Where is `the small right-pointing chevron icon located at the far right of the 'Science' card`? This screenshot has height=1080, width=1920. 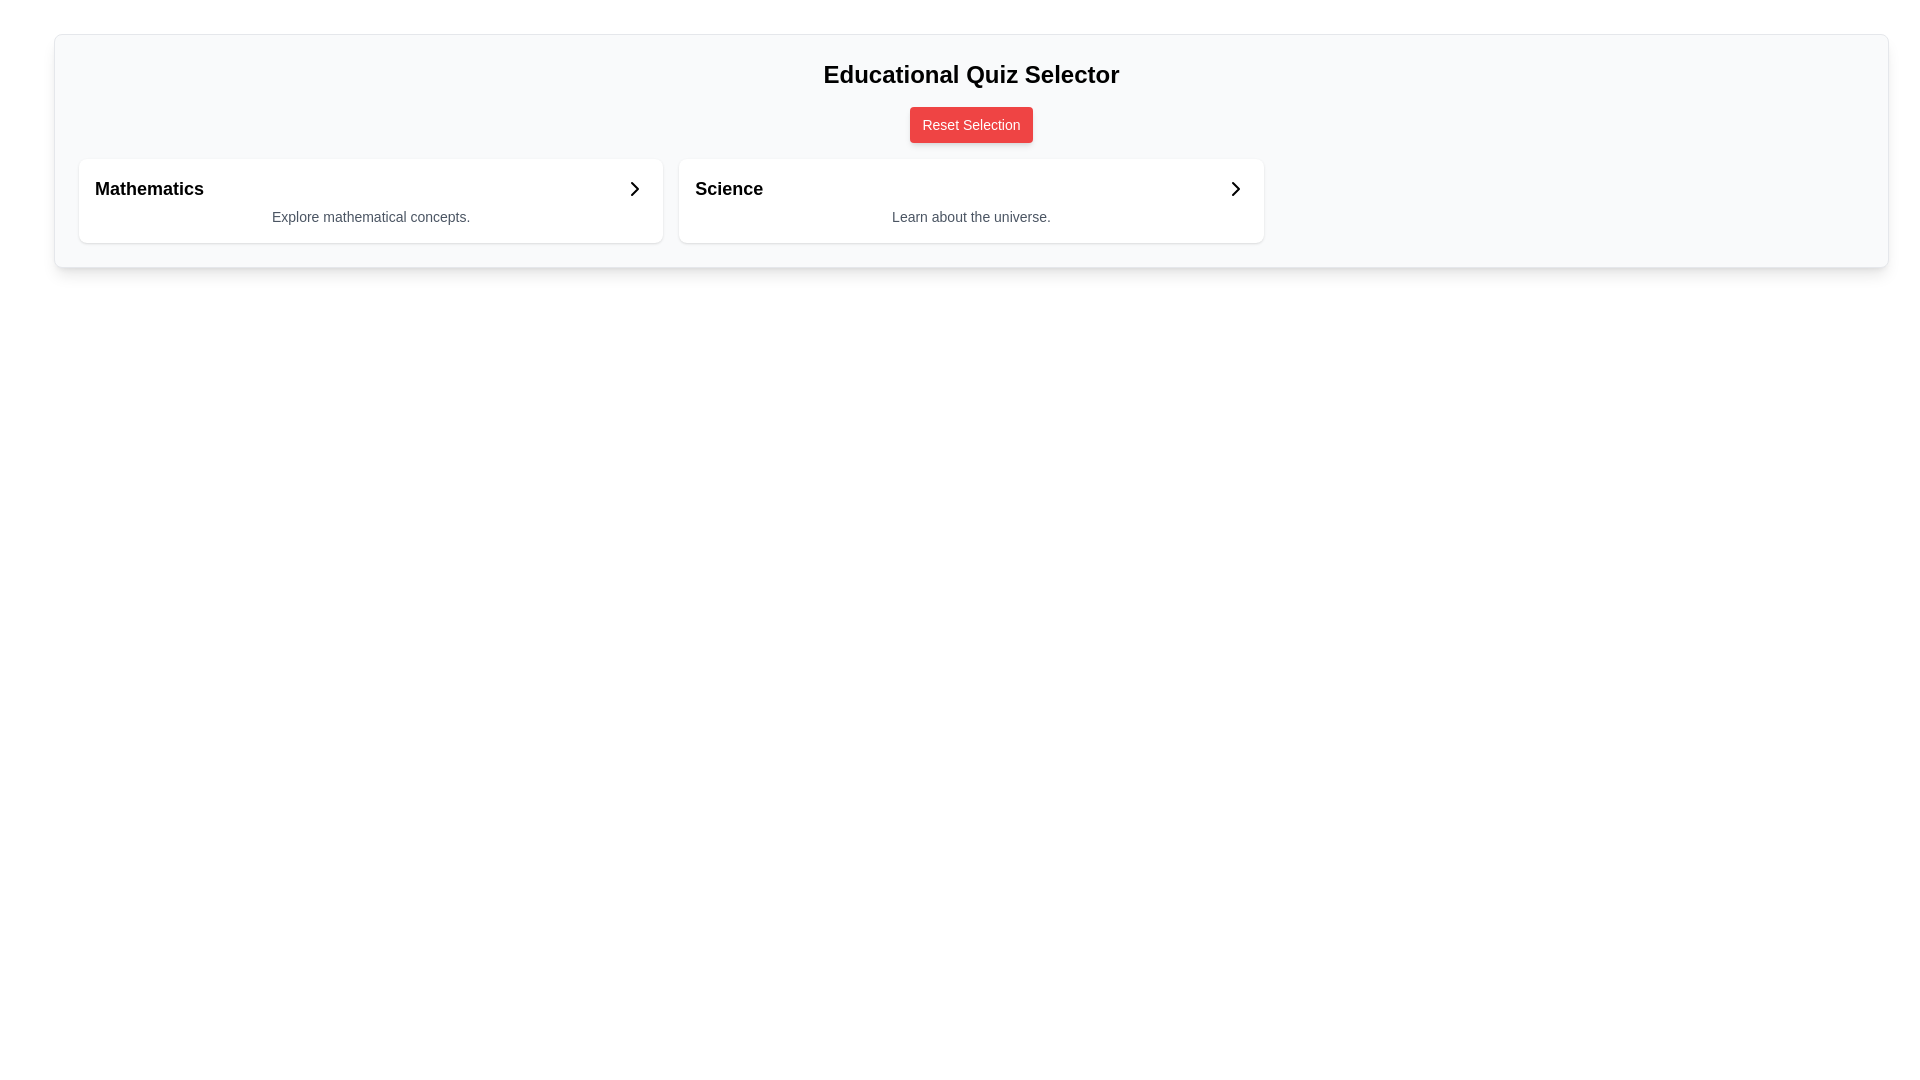
the small right-pointing chevron icon located at the far right of the 'Science' card is located at coordinates (1234, 189).